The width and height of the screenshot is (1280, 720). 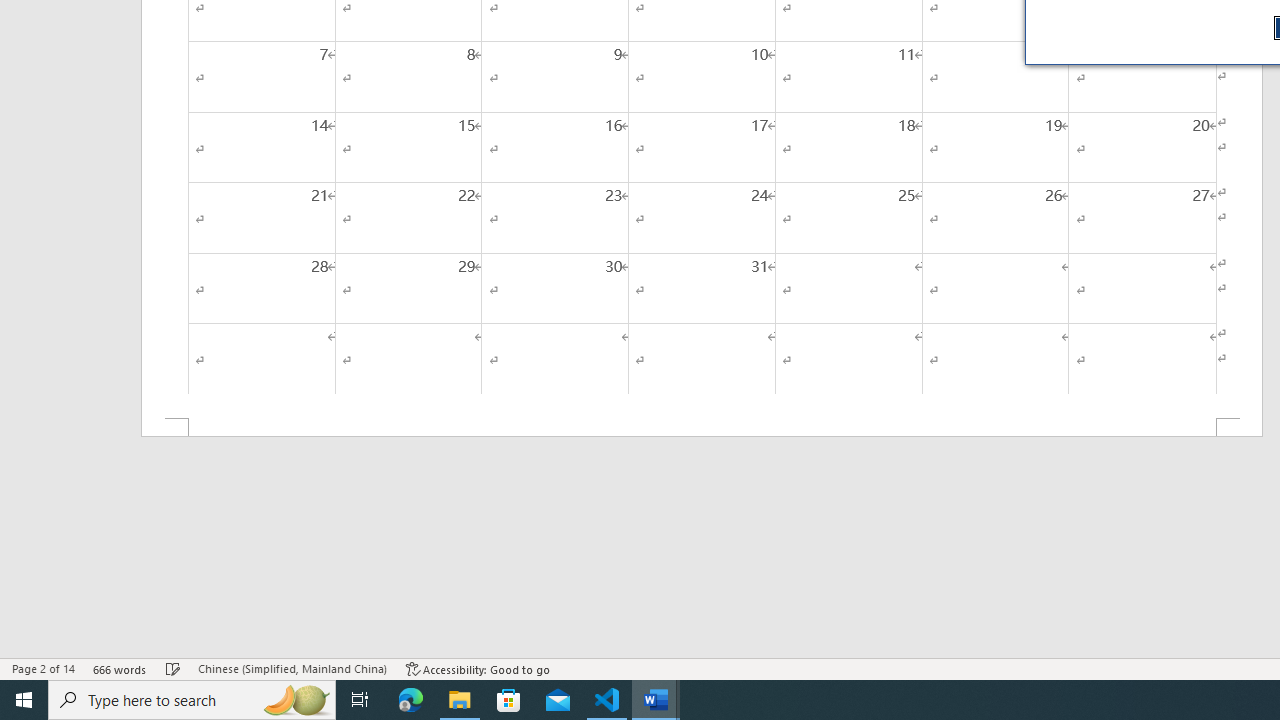 I want to click on 'Type here to search', so click(x=192, y=698).